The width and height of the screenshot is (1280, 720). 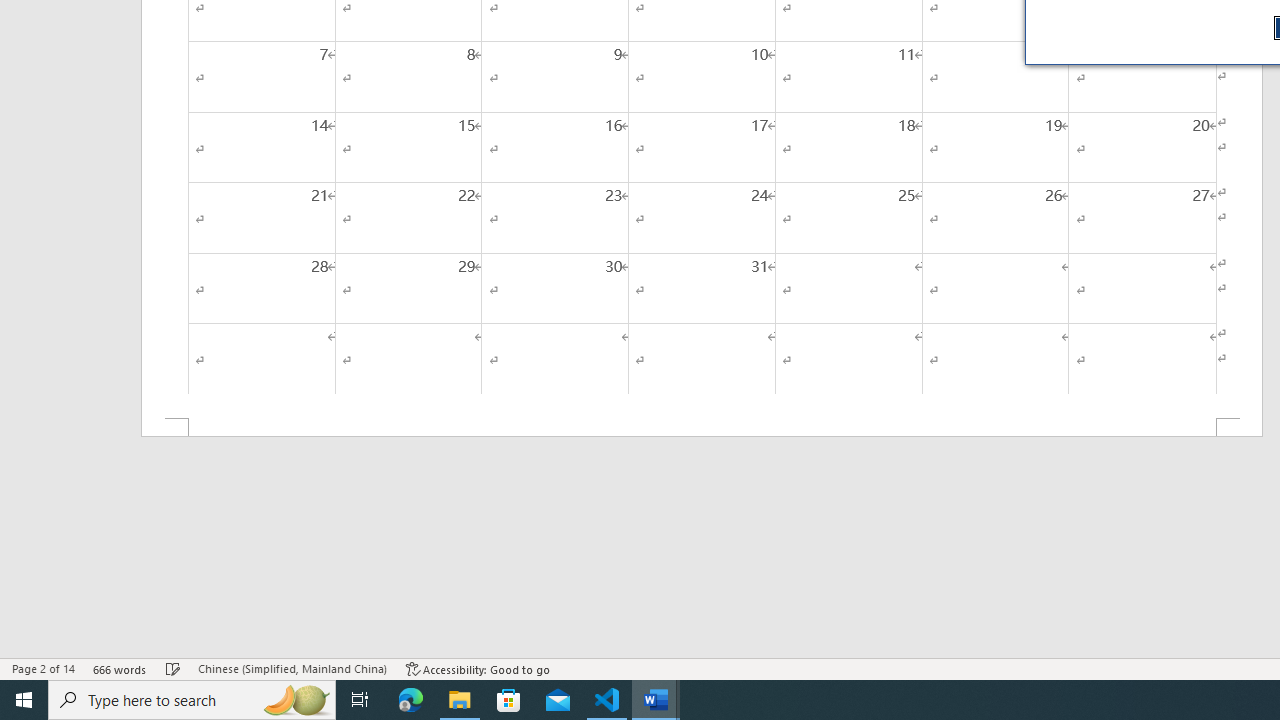 I want to click on 'Type here to search', so click(x=192, y=698).